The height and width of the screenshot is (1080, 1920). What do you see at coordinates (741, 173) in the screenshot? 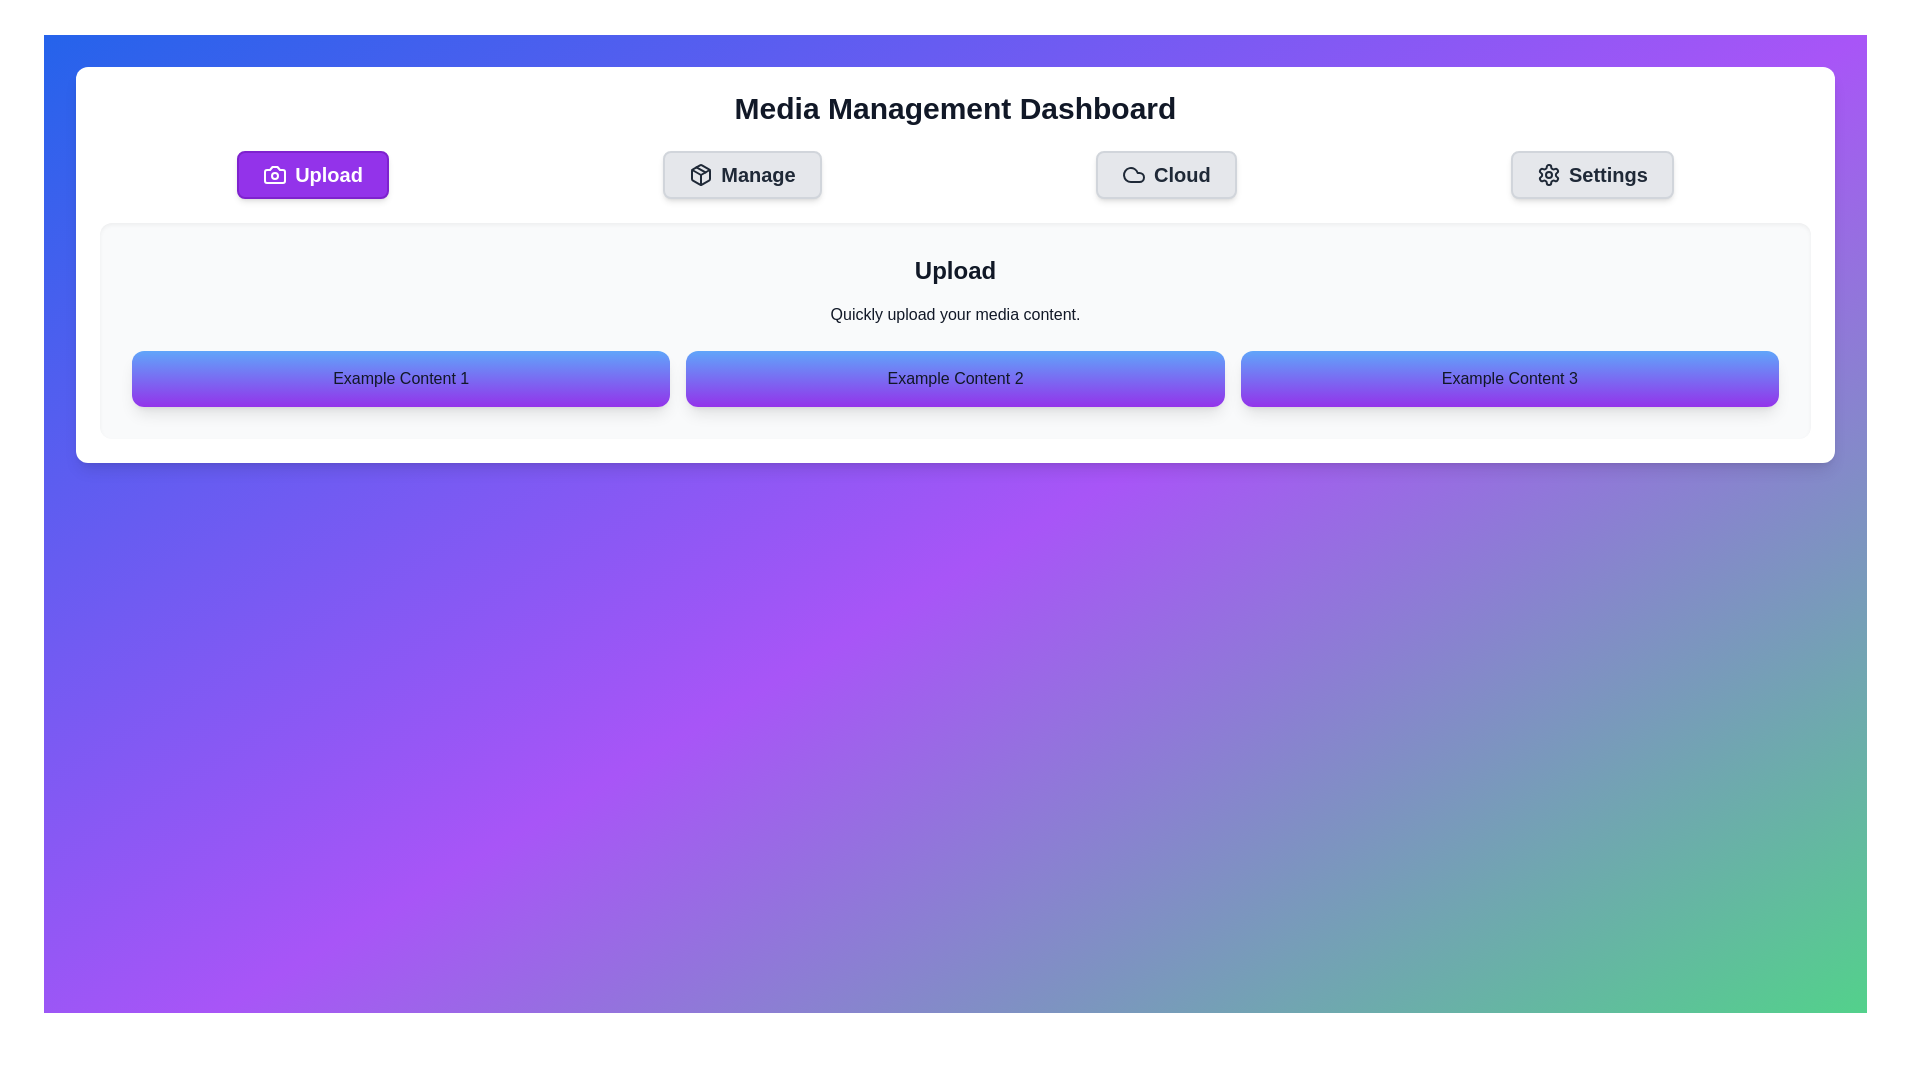
I see `the Manage tab by clicking its corresponding button` at bounding box center [741, 173].